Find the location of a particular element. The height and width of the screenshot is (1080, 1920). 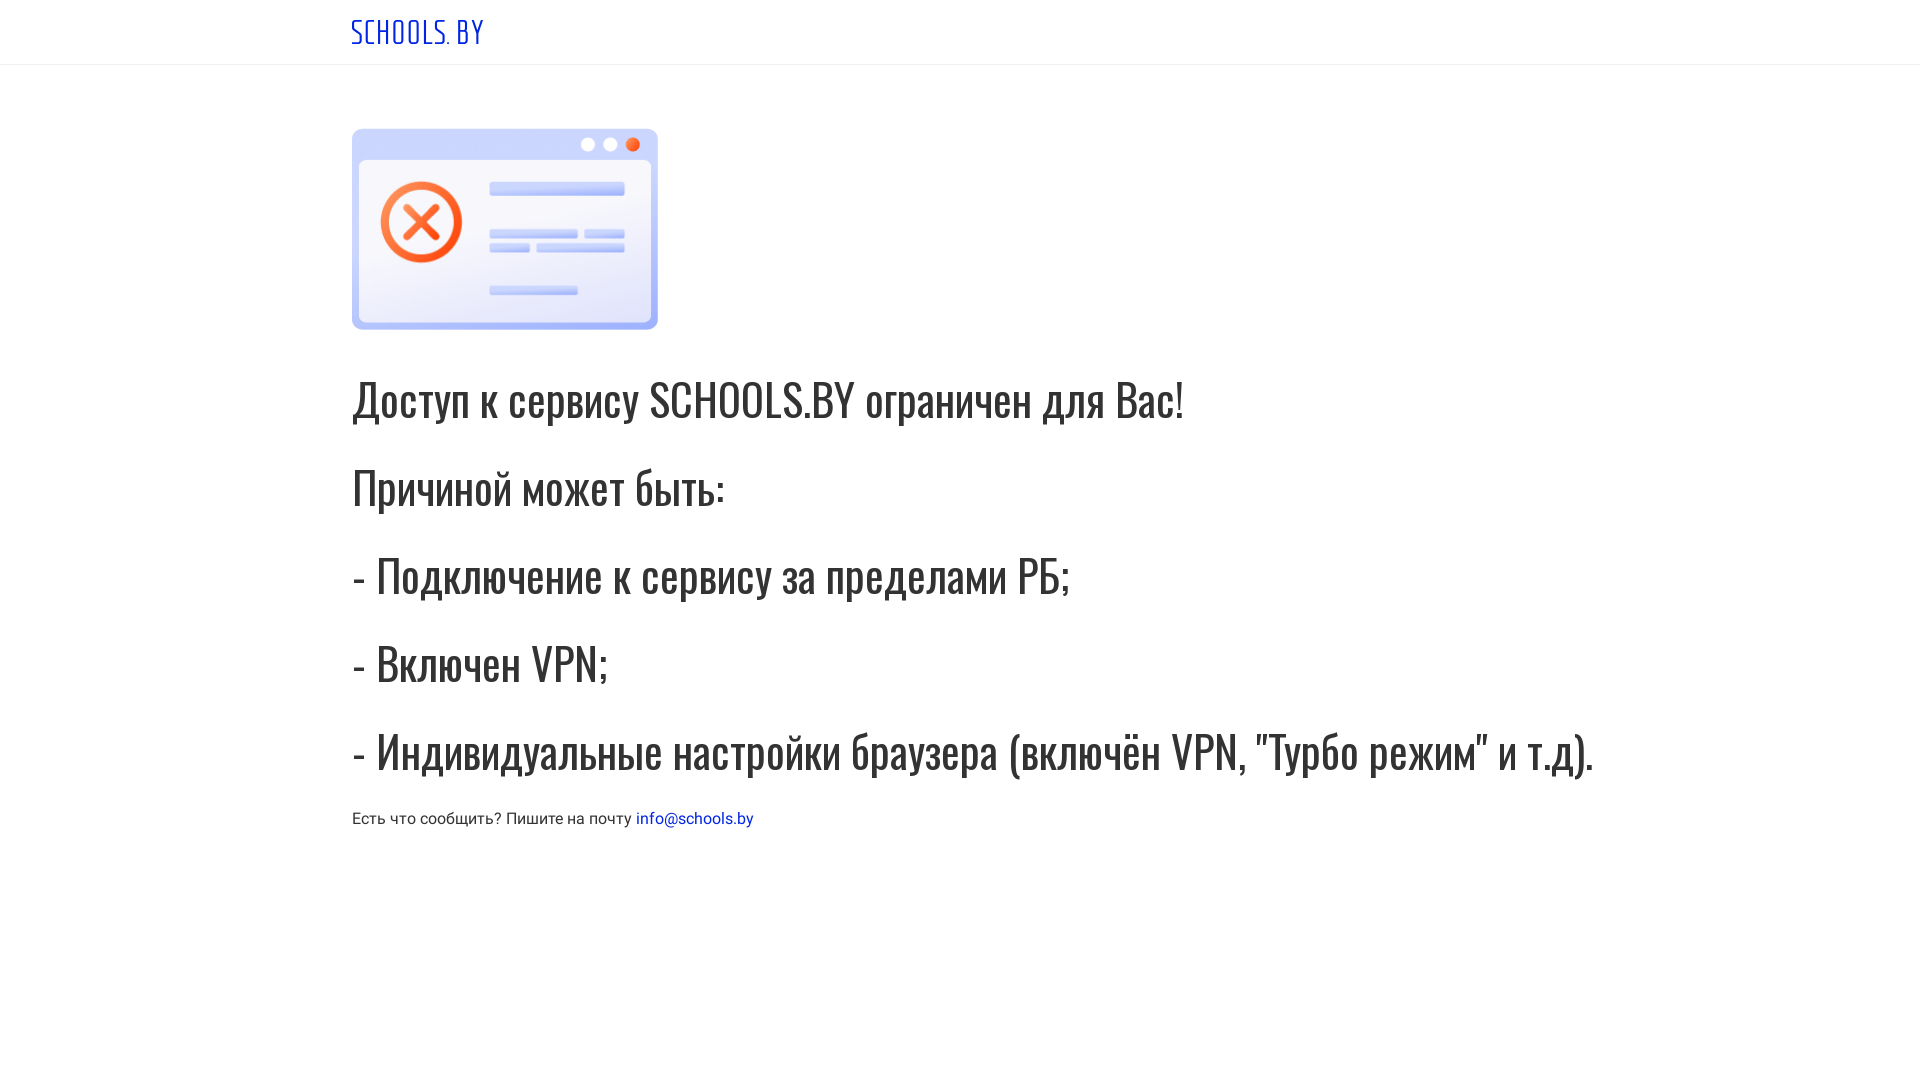

'info@schools.by' is located at coordinates (634, 818).